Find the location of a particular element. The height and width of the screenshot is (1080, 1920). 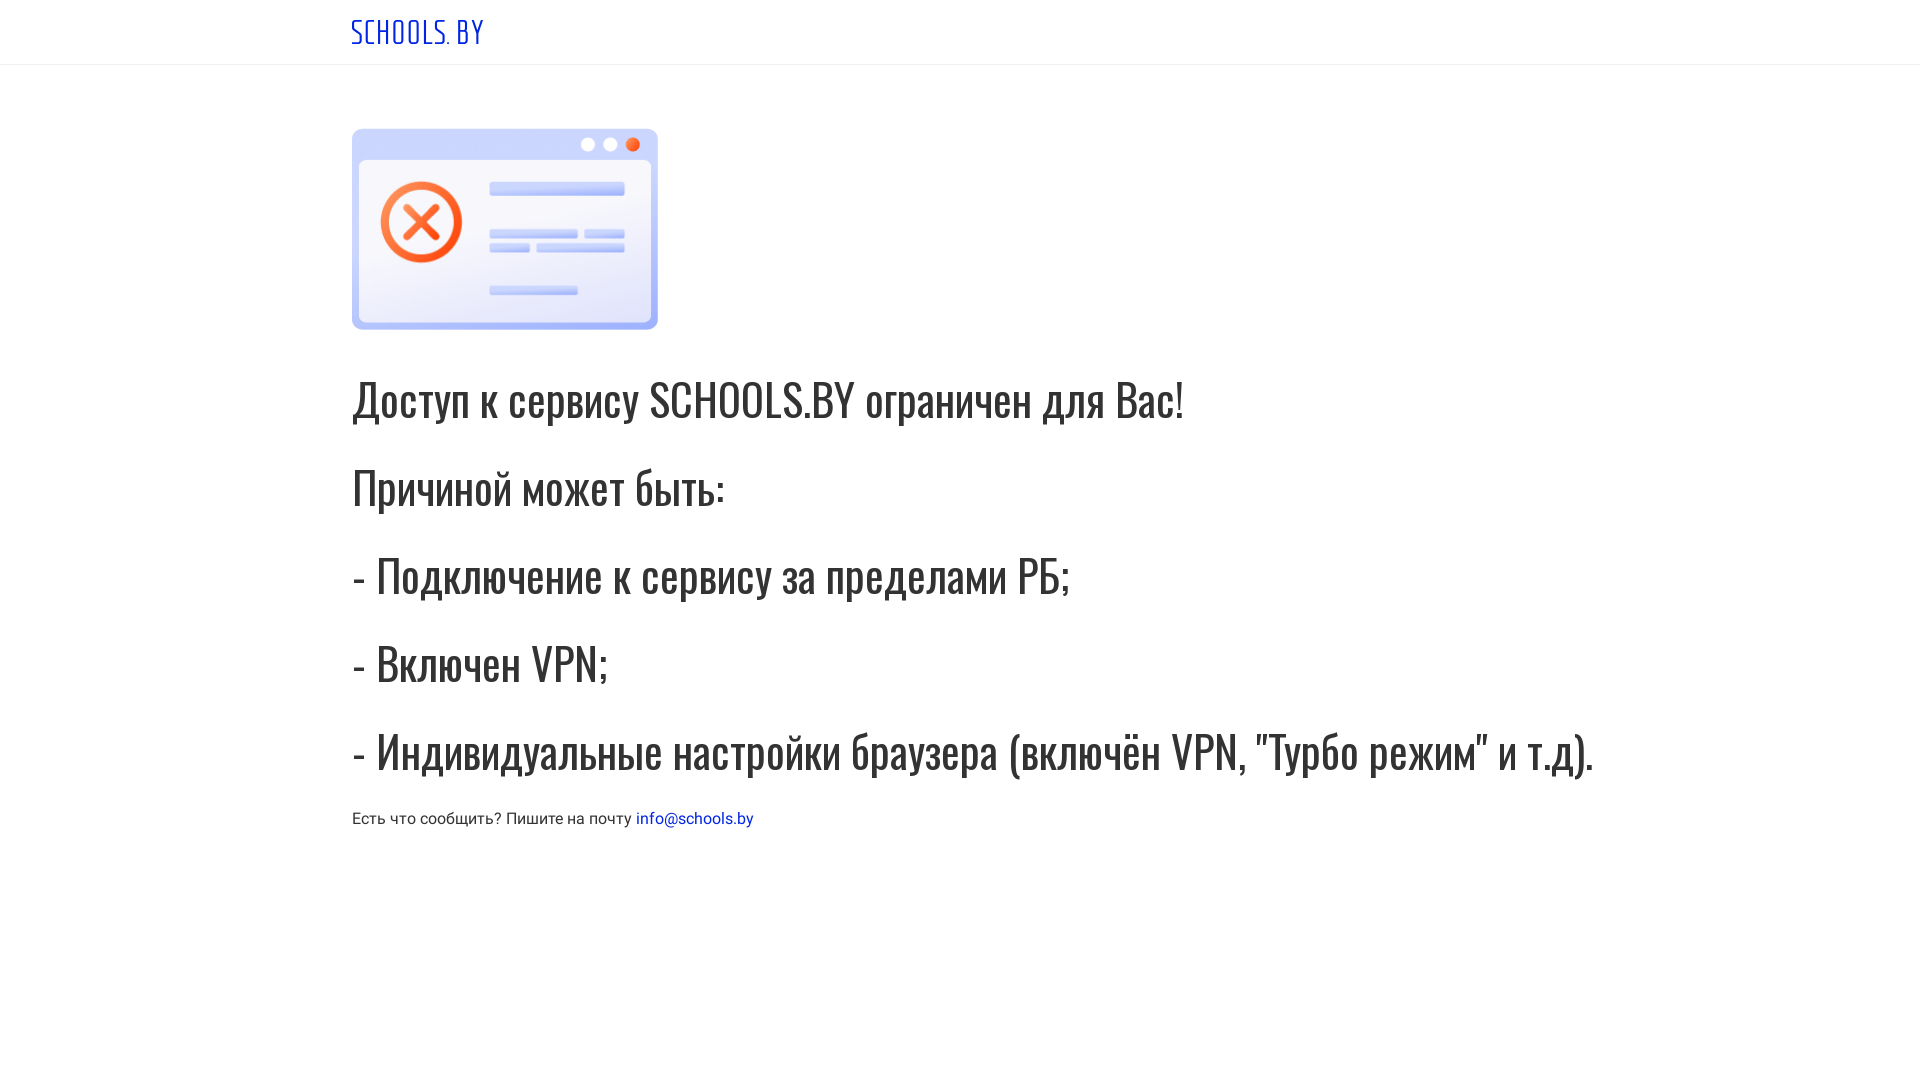

'info@schools.by' is located at coordinates (634, 818).